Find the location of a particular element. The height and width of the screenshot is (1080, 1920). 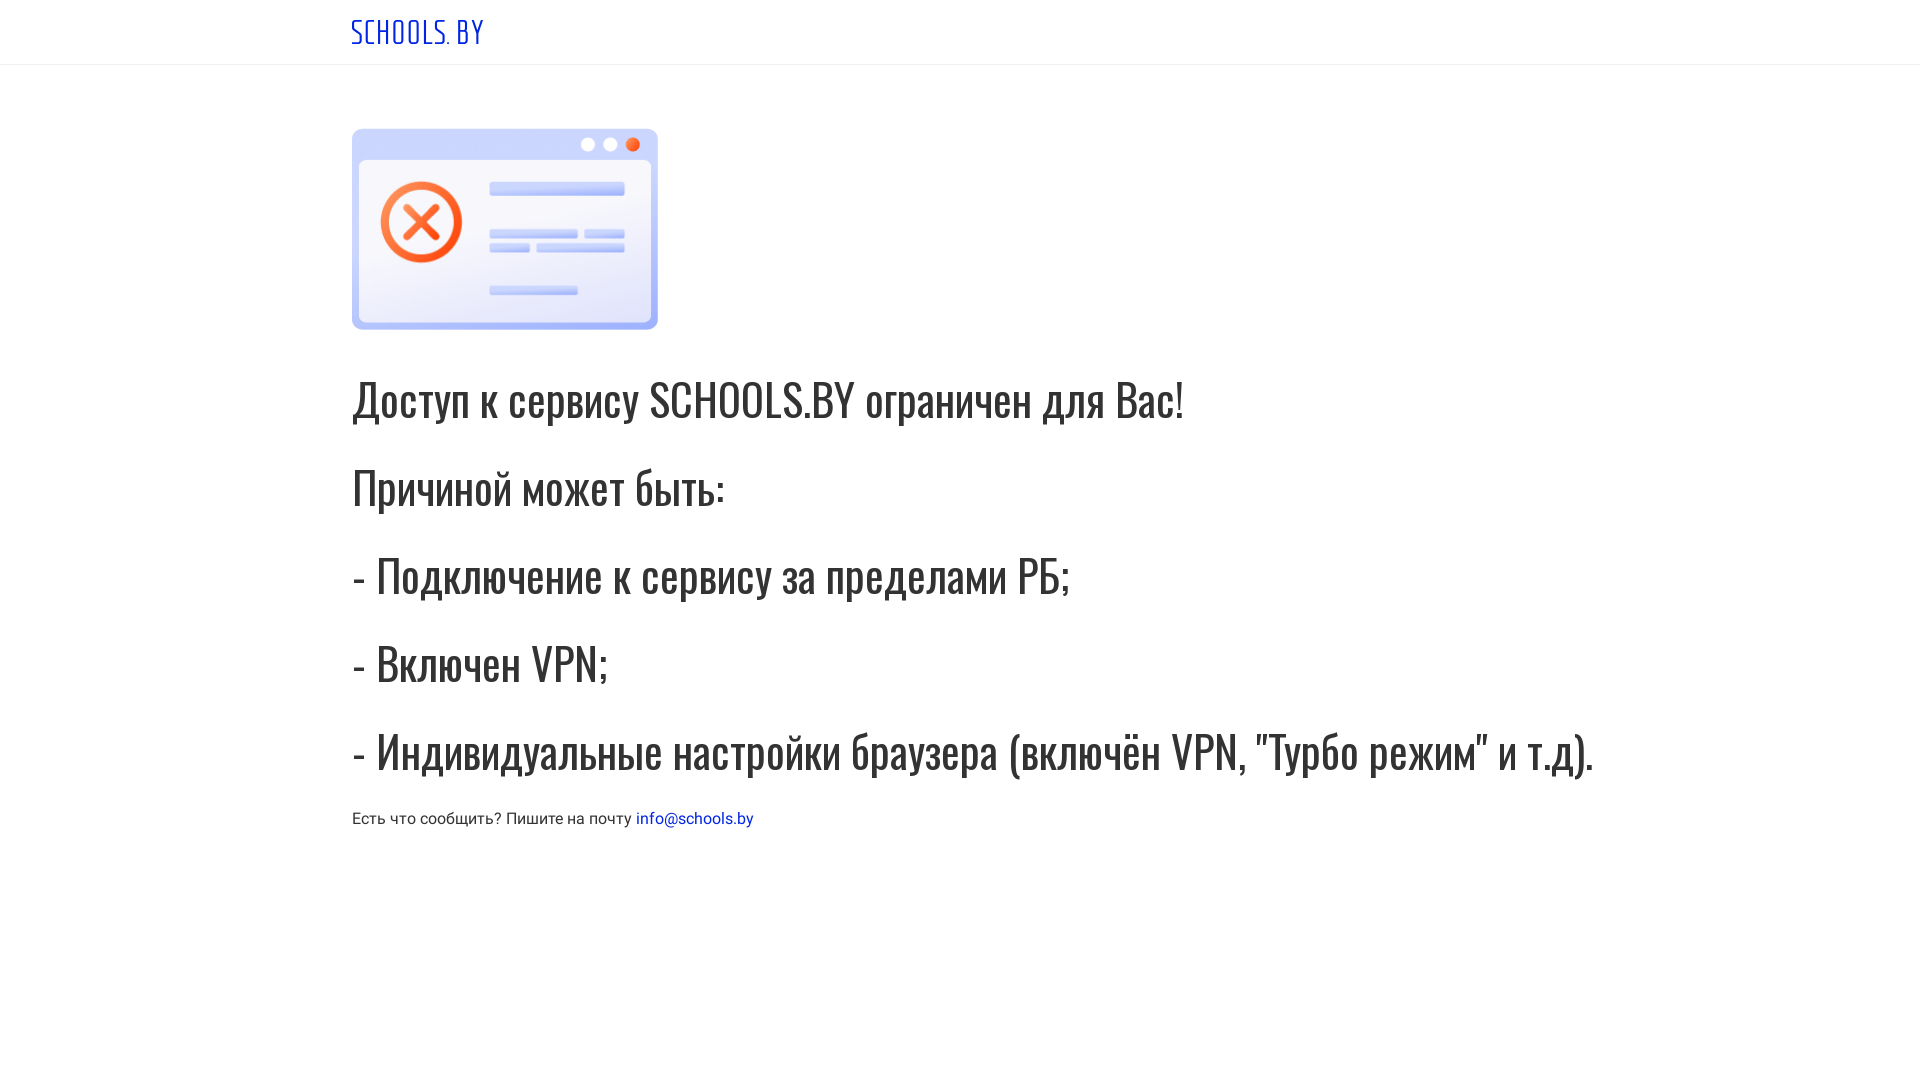

'info@schools.by' is located at coordinates (634, 818).